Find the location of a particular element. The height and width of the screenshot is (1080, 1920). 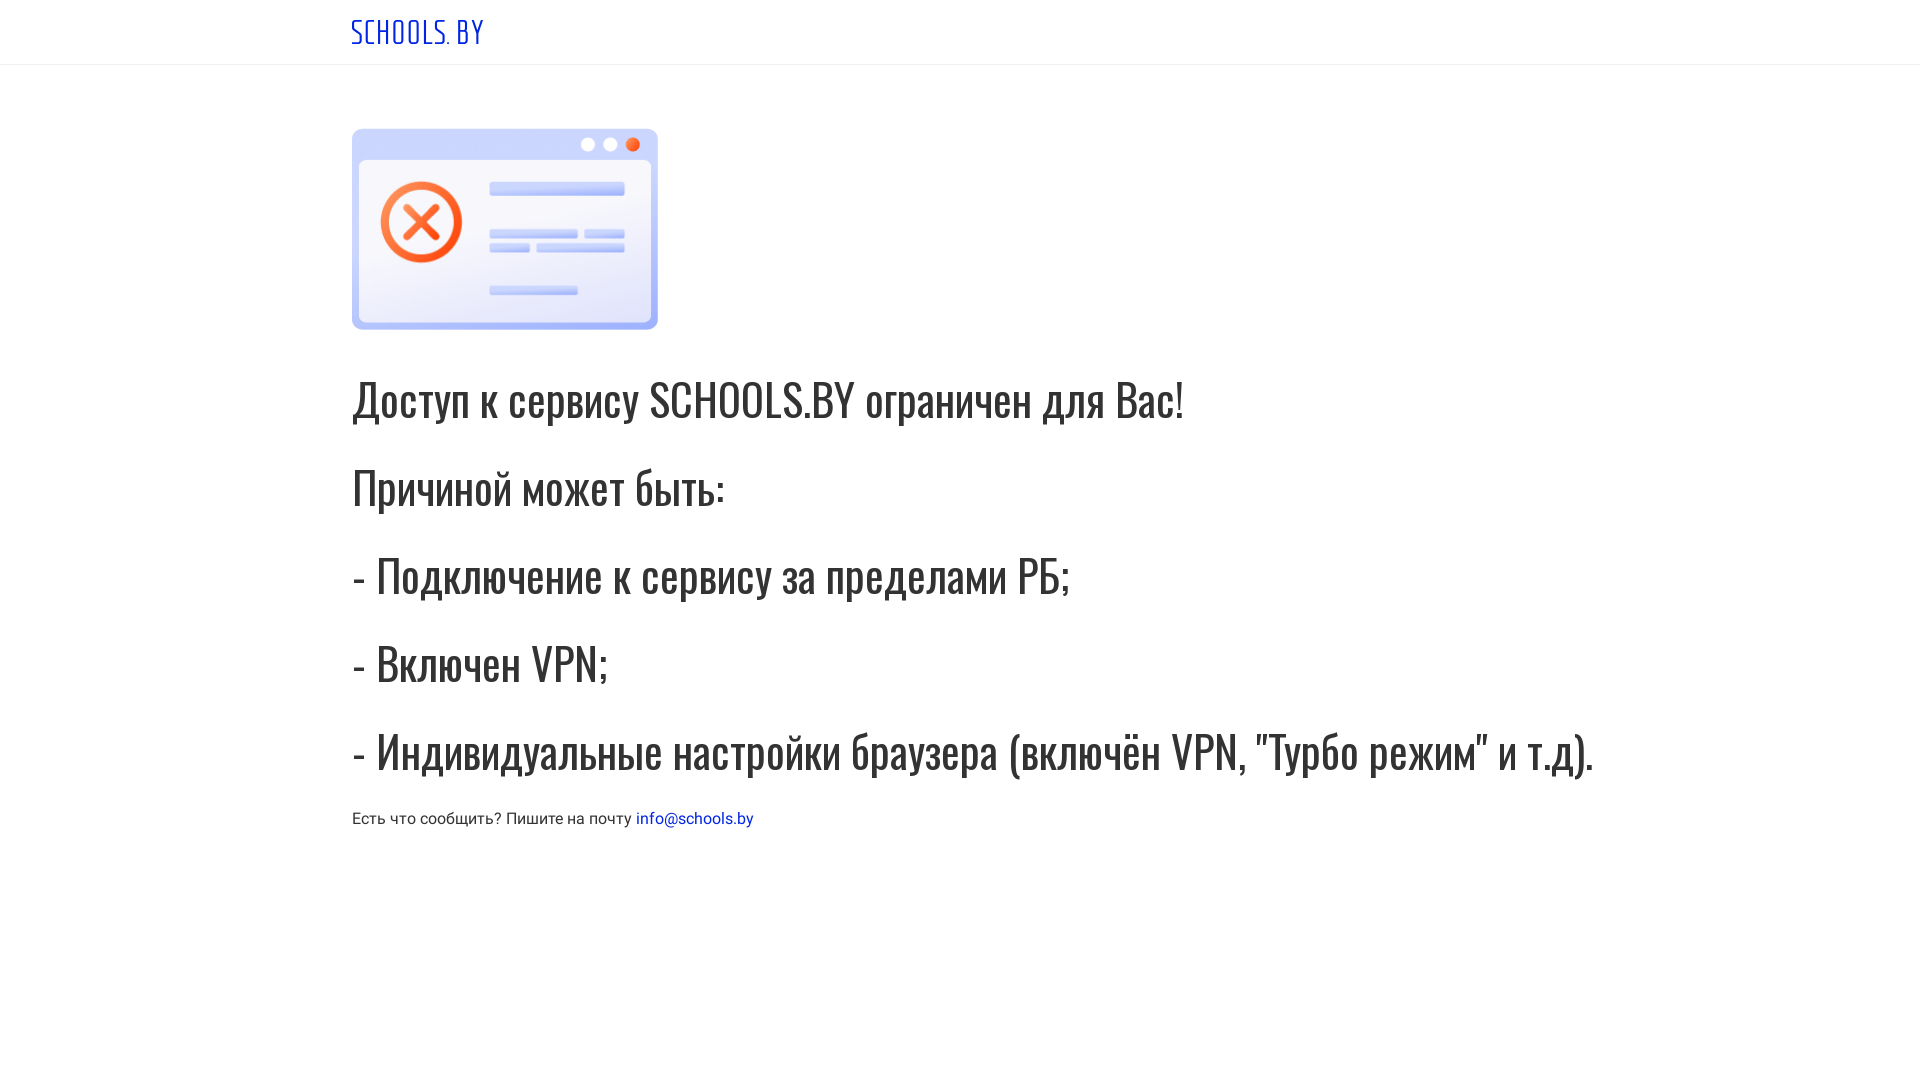

'info@schools.by' is located at coordinates (634, 818).